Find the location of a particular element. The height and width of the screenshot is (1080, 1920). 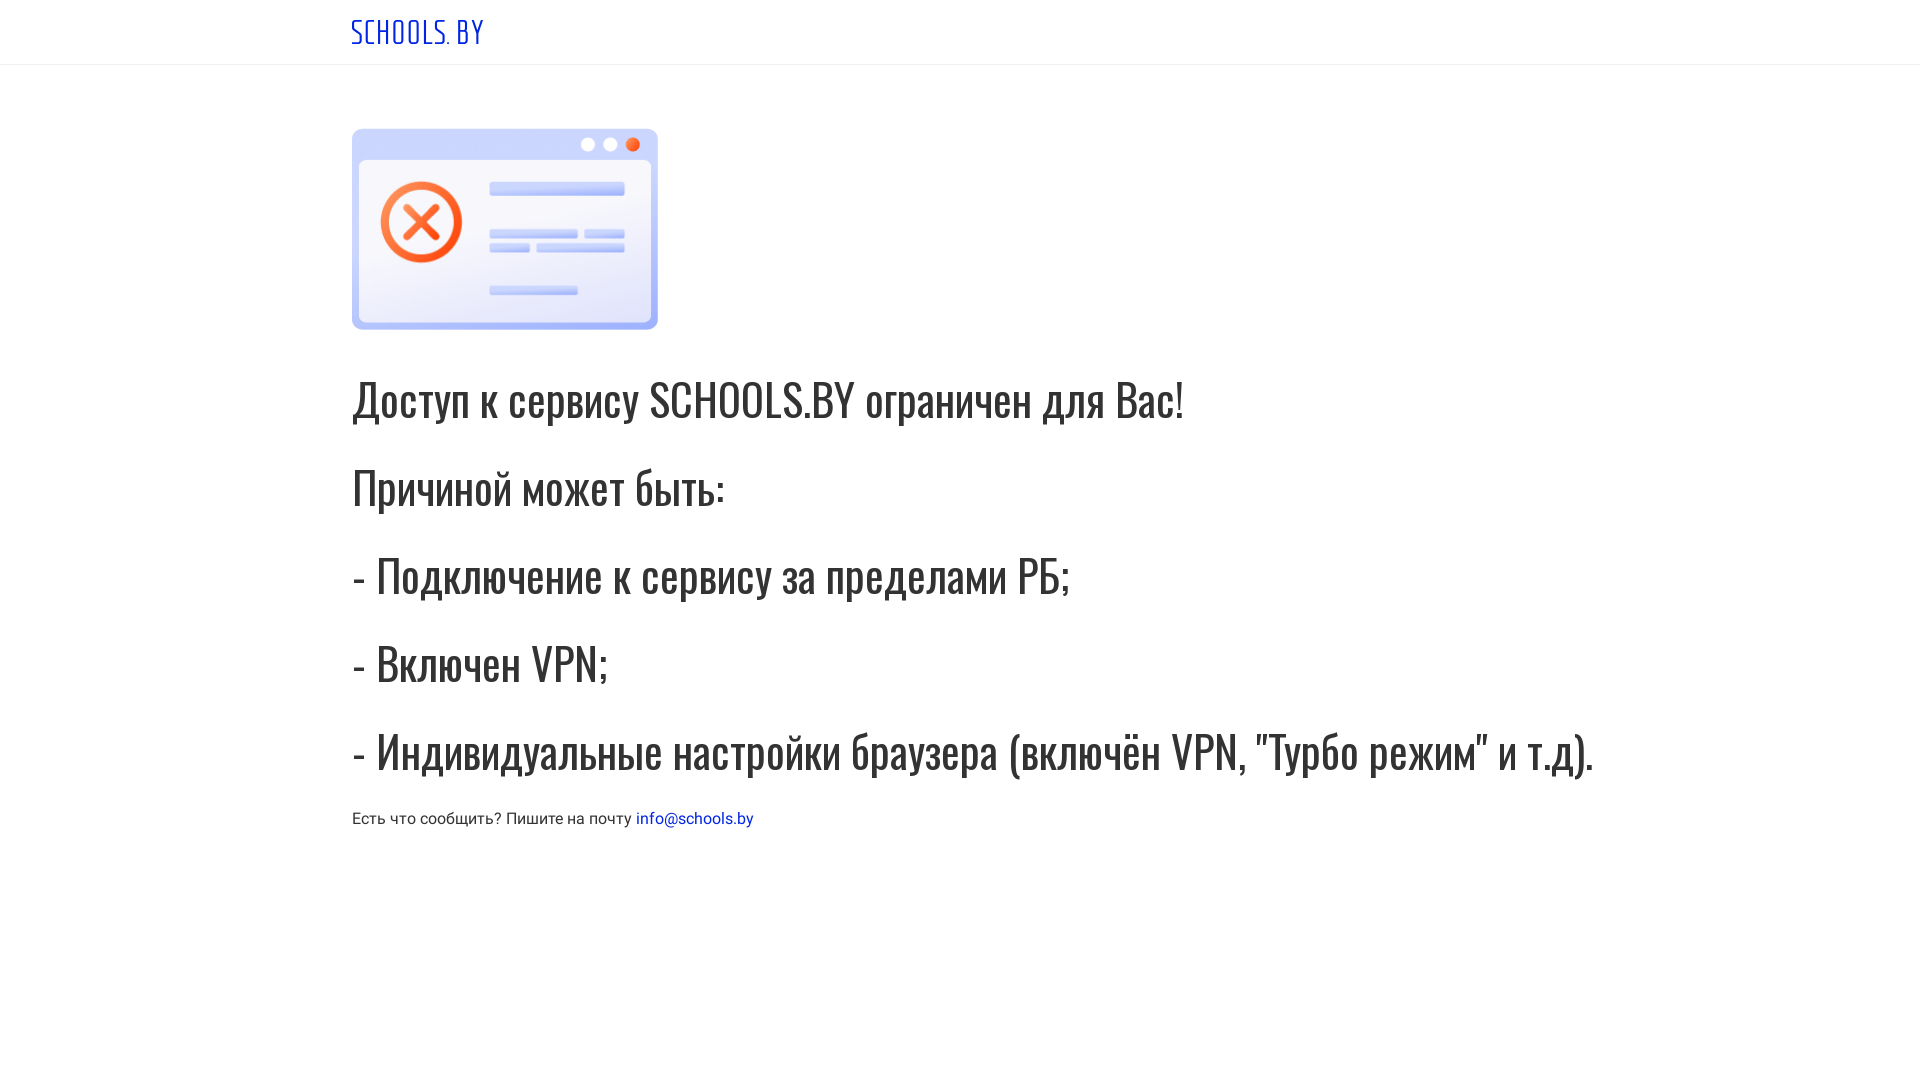

'info@schools.by' is located at coordinates (634, 818).